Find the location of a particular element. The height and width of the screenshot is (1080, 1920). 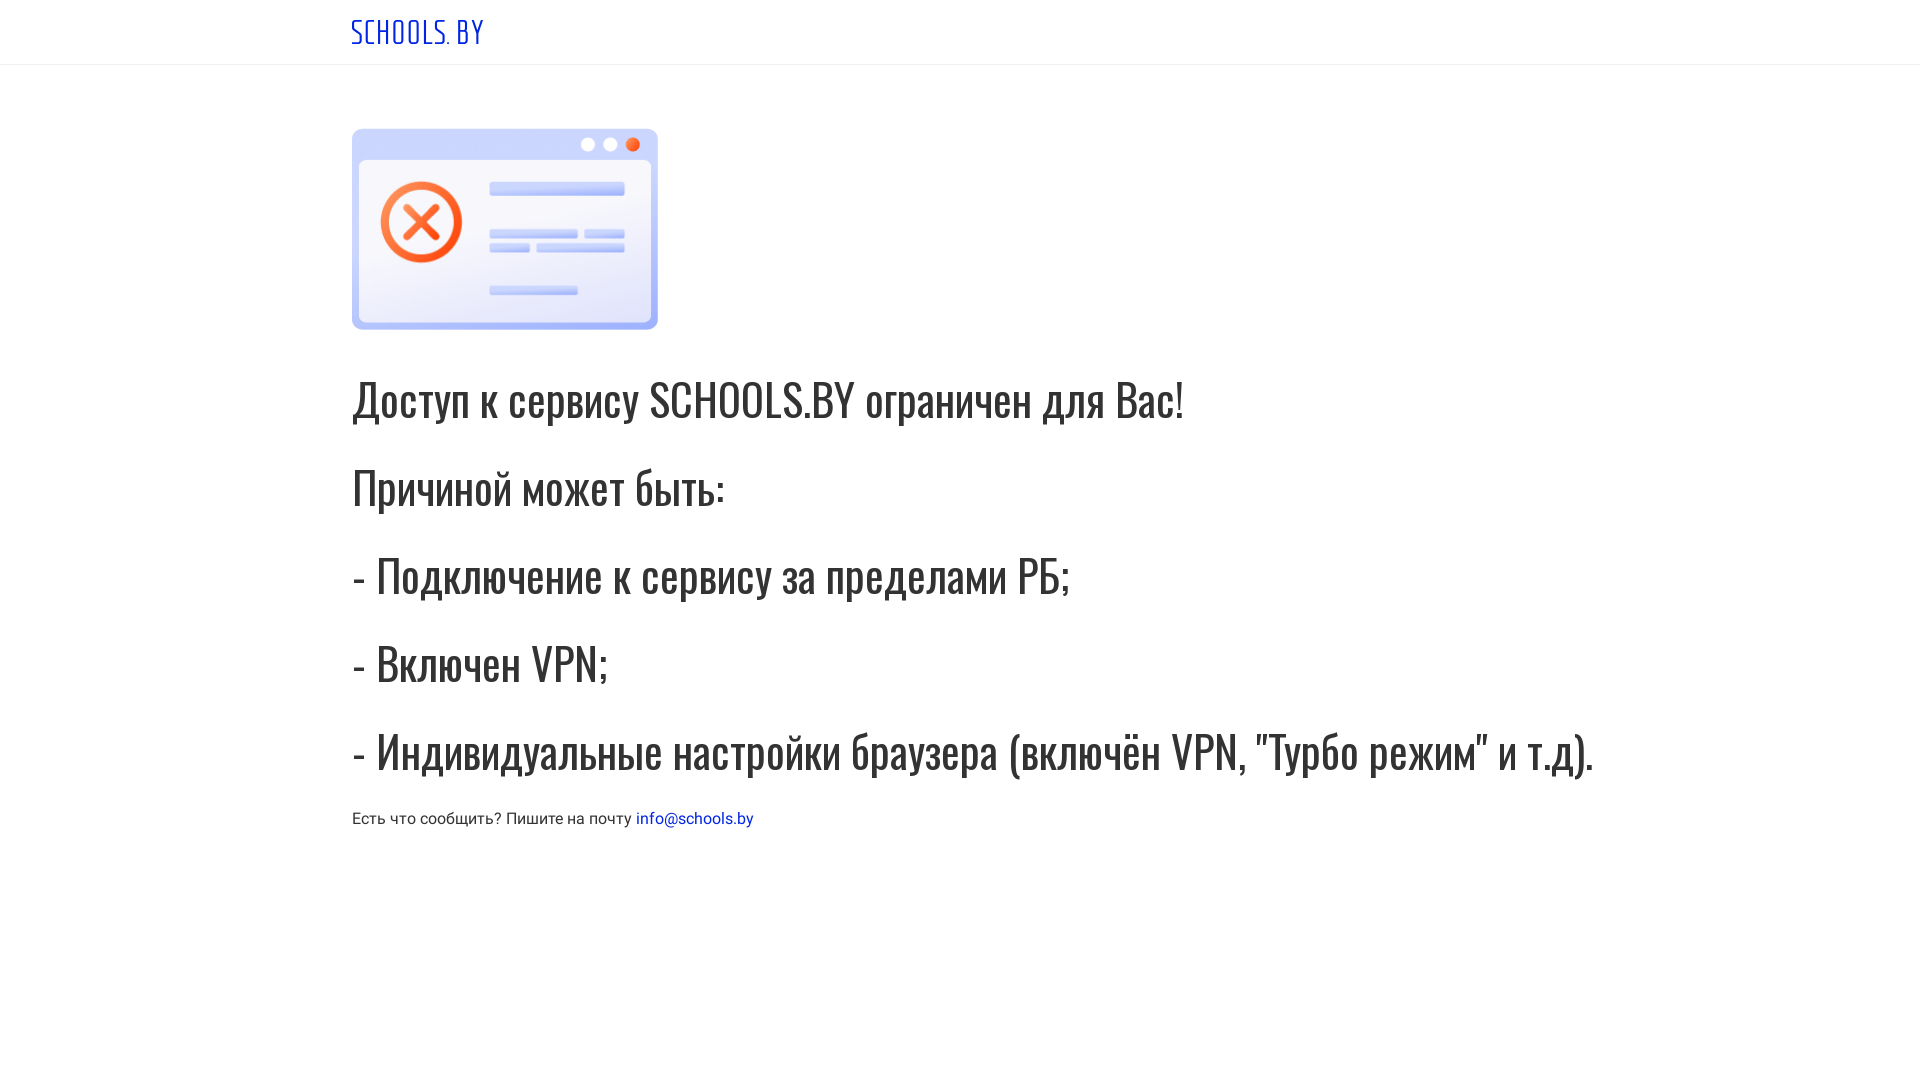

'info@schools.by' is located at coordinates (634, 818).